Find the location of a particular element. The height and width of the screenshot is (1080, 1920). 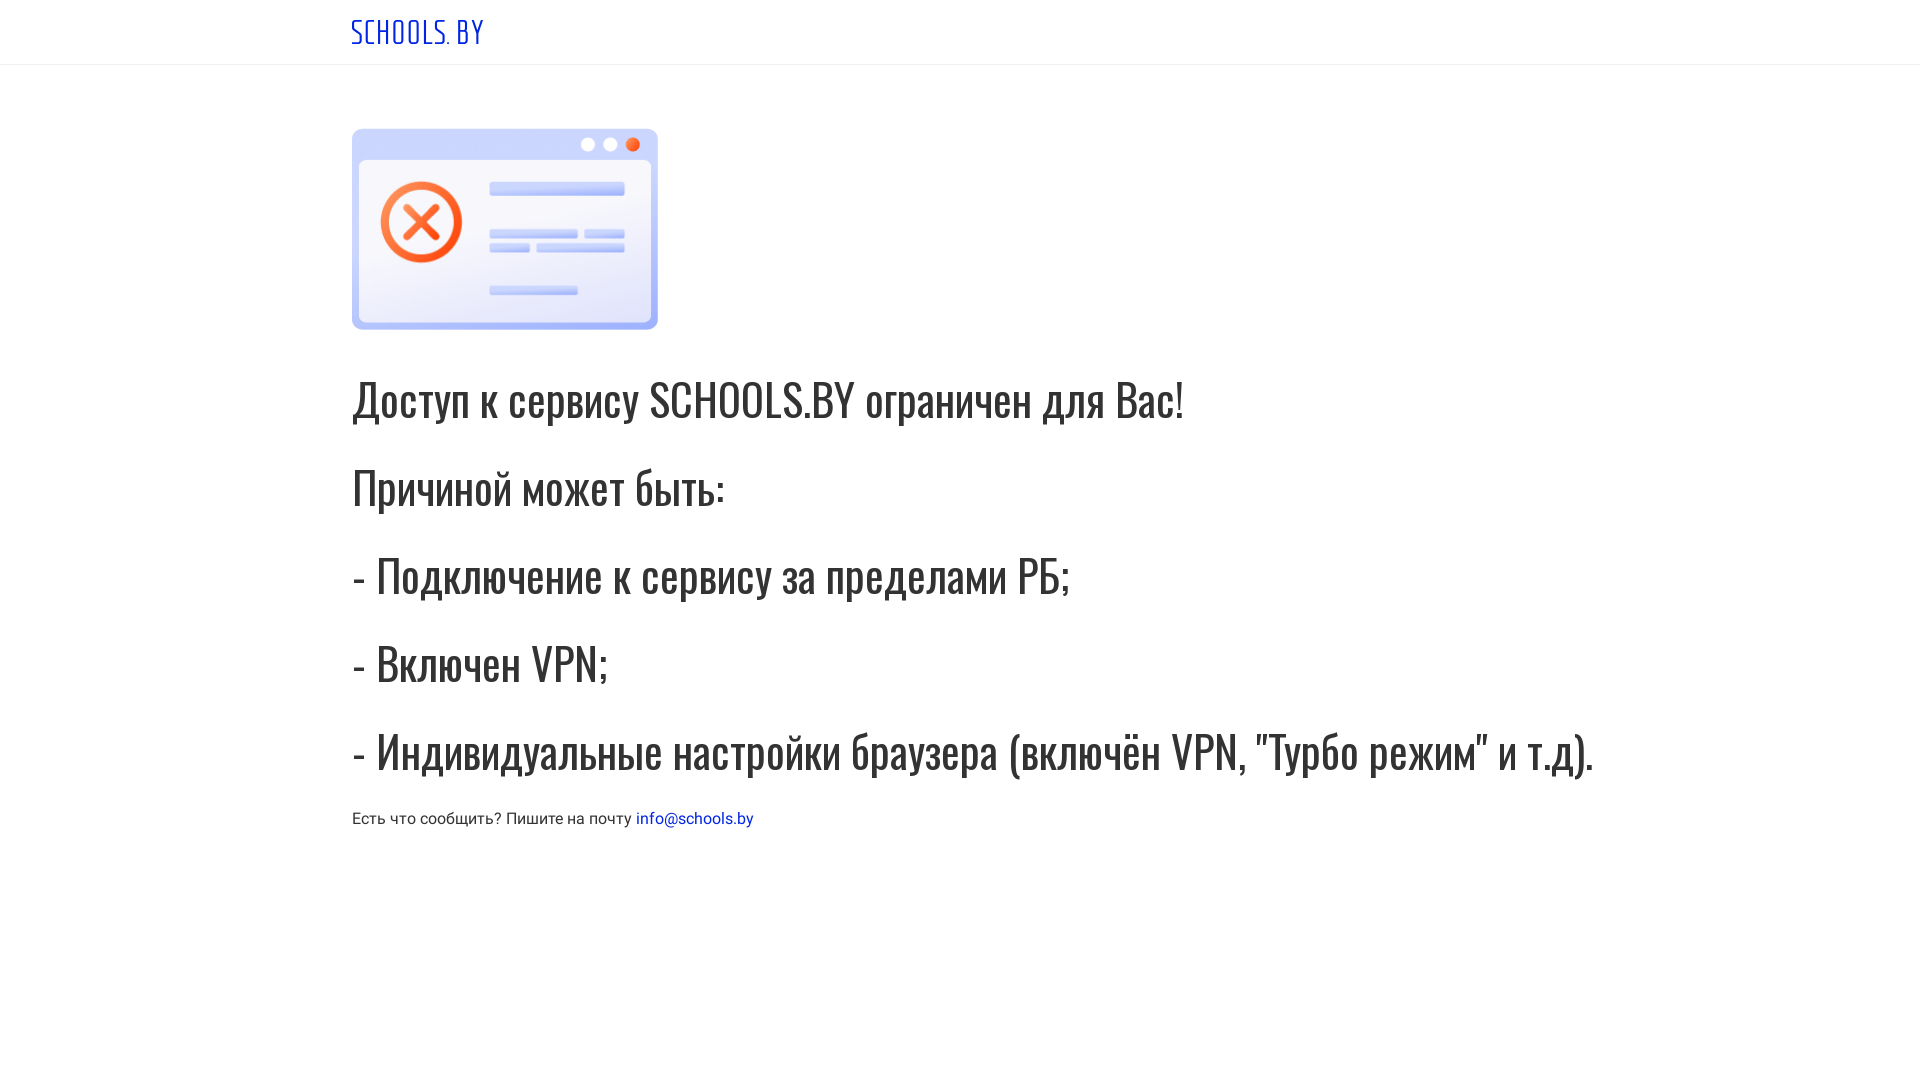

'info@schools.by' is located at coordinates (634, 818).